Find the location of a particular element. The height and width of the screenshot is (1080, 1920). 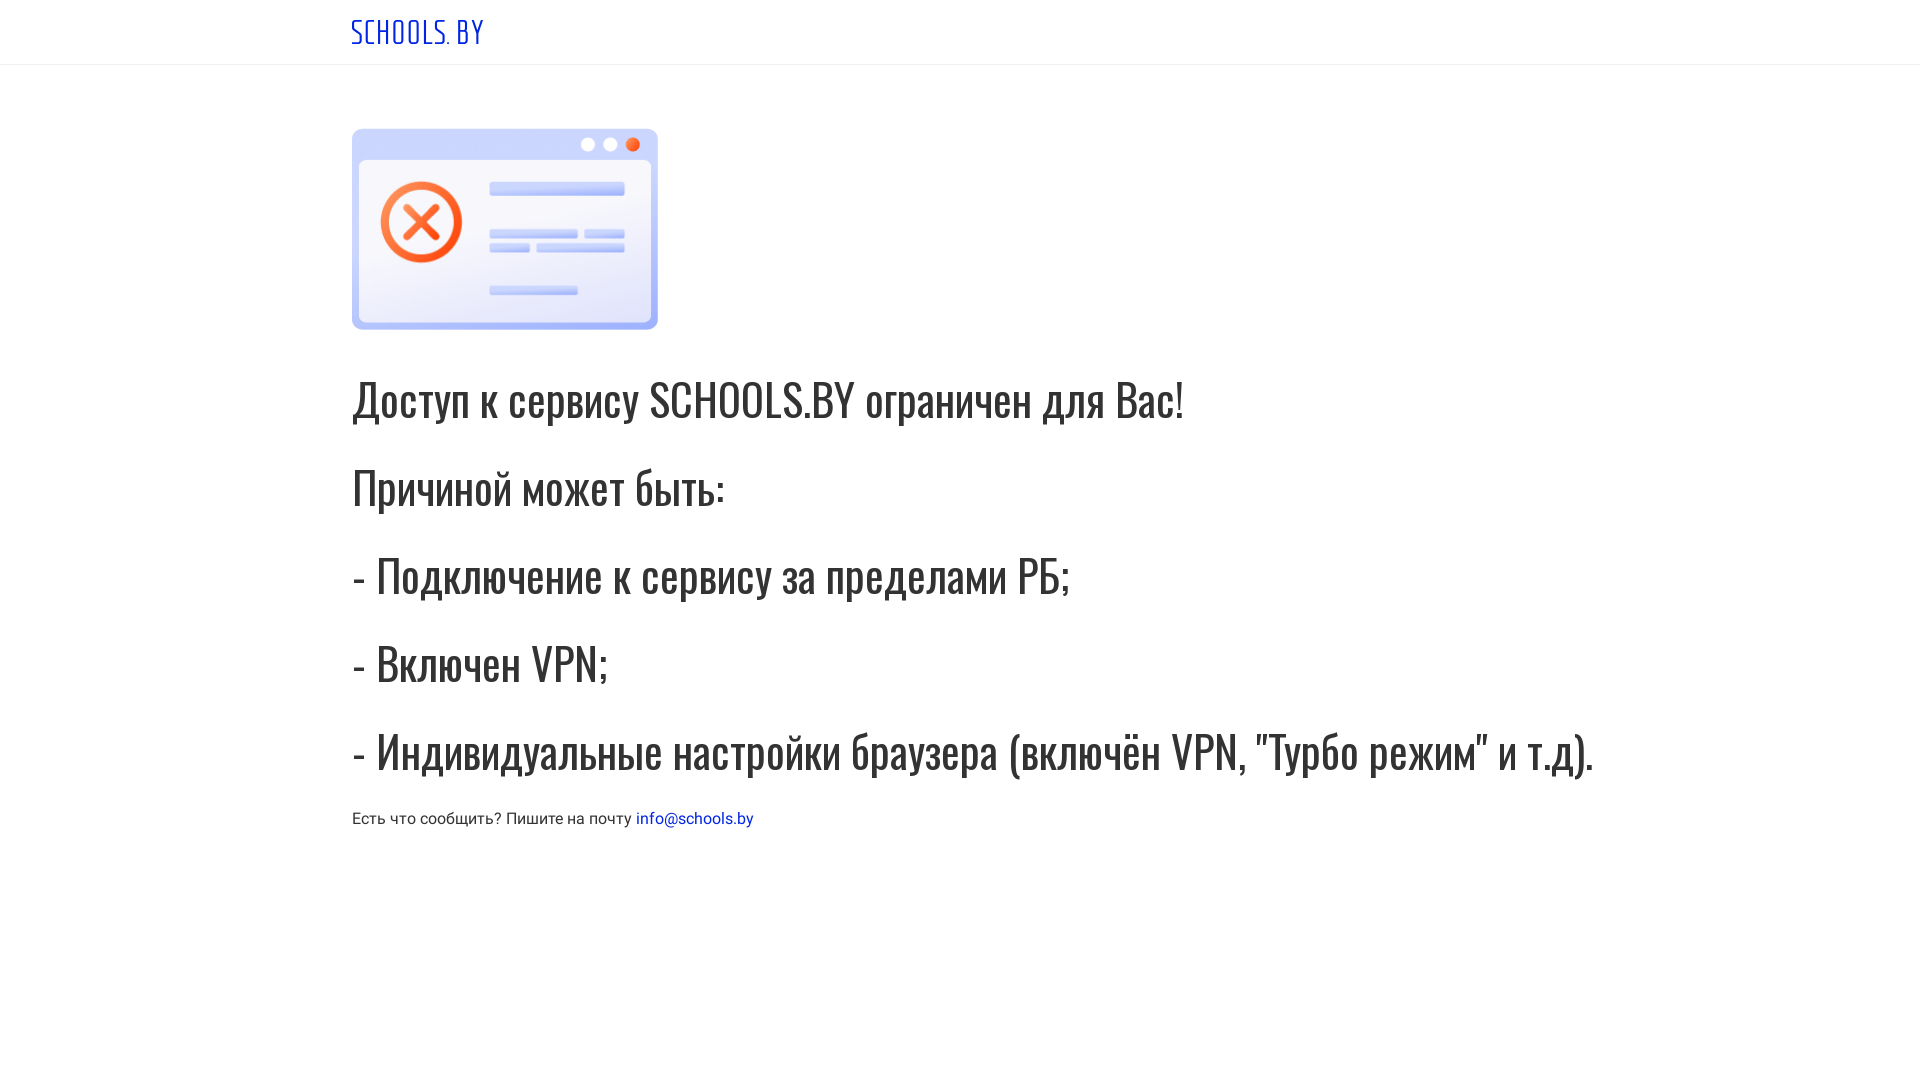

'info@schools.by' is located at coordinates (634, 818).